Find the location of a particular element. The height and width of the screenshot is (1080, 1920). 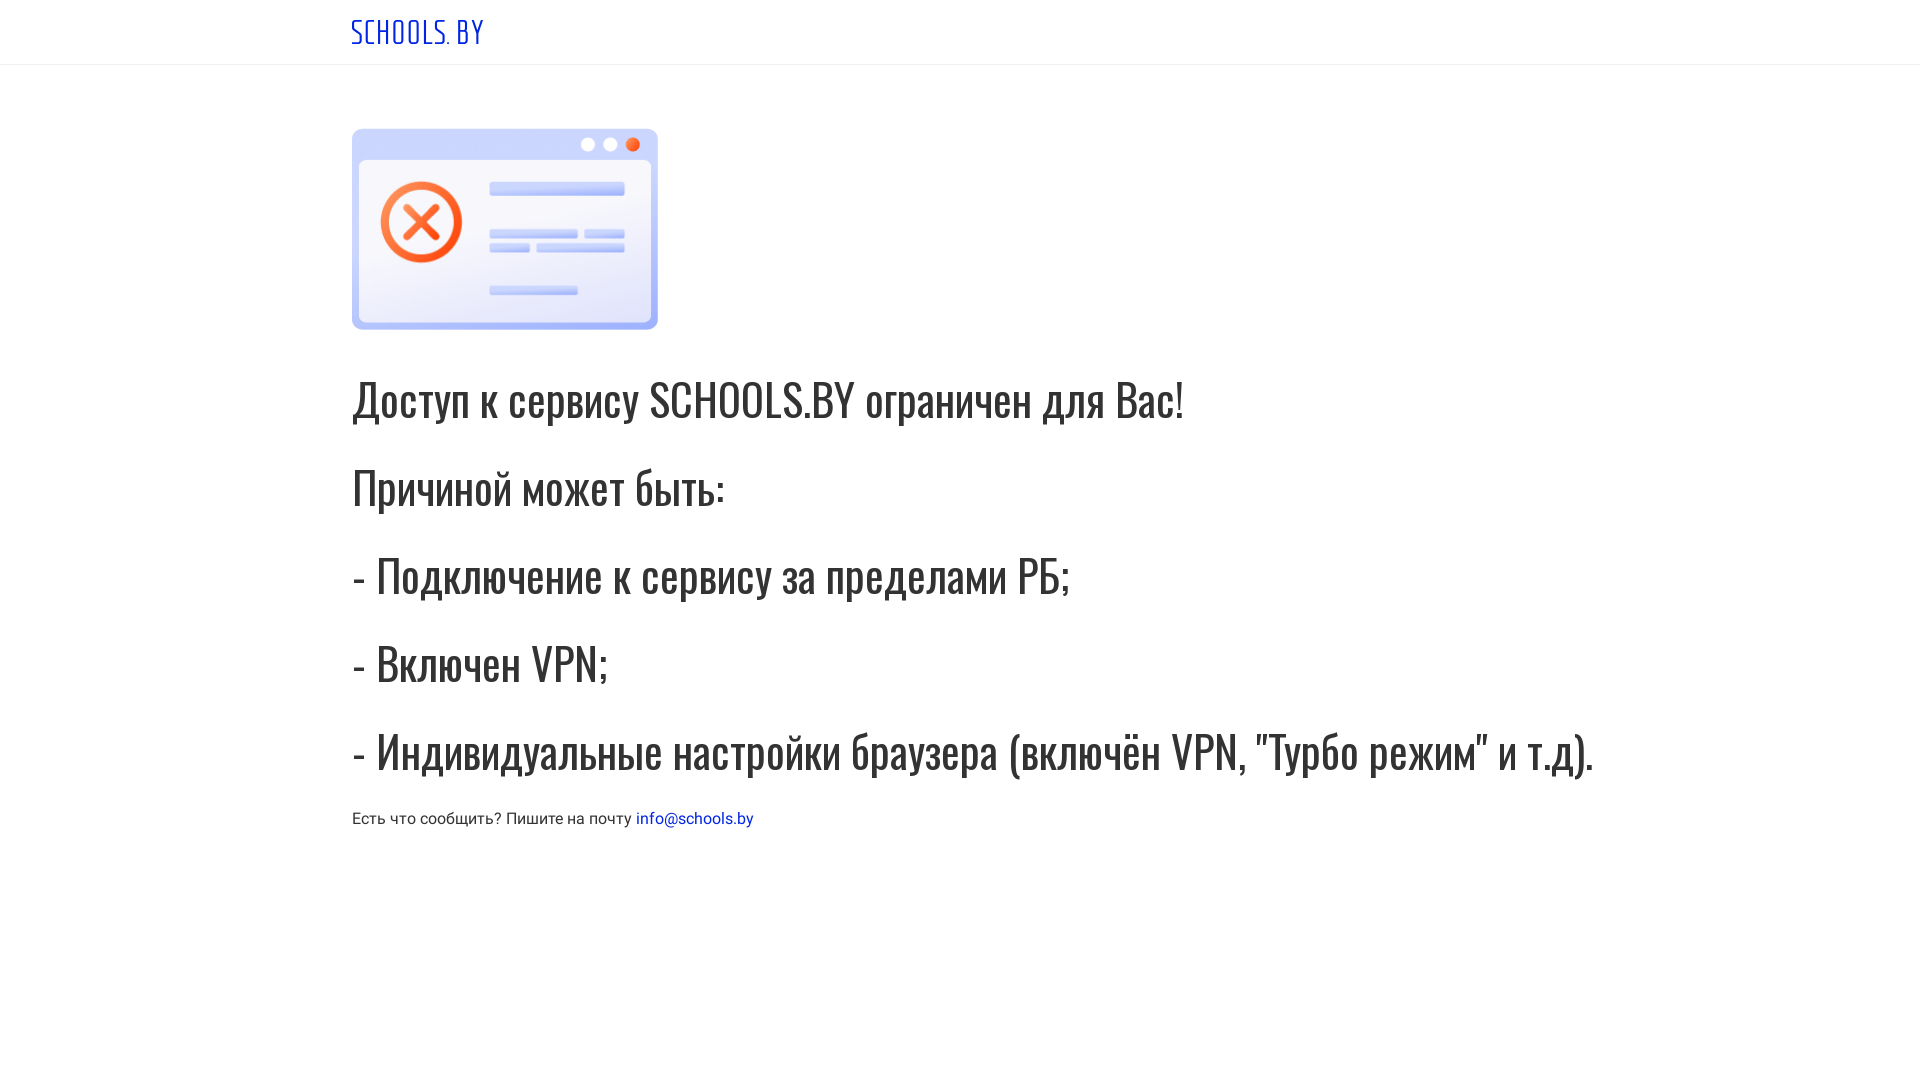

'info@schools.by' is located at coordinates (634, 818).